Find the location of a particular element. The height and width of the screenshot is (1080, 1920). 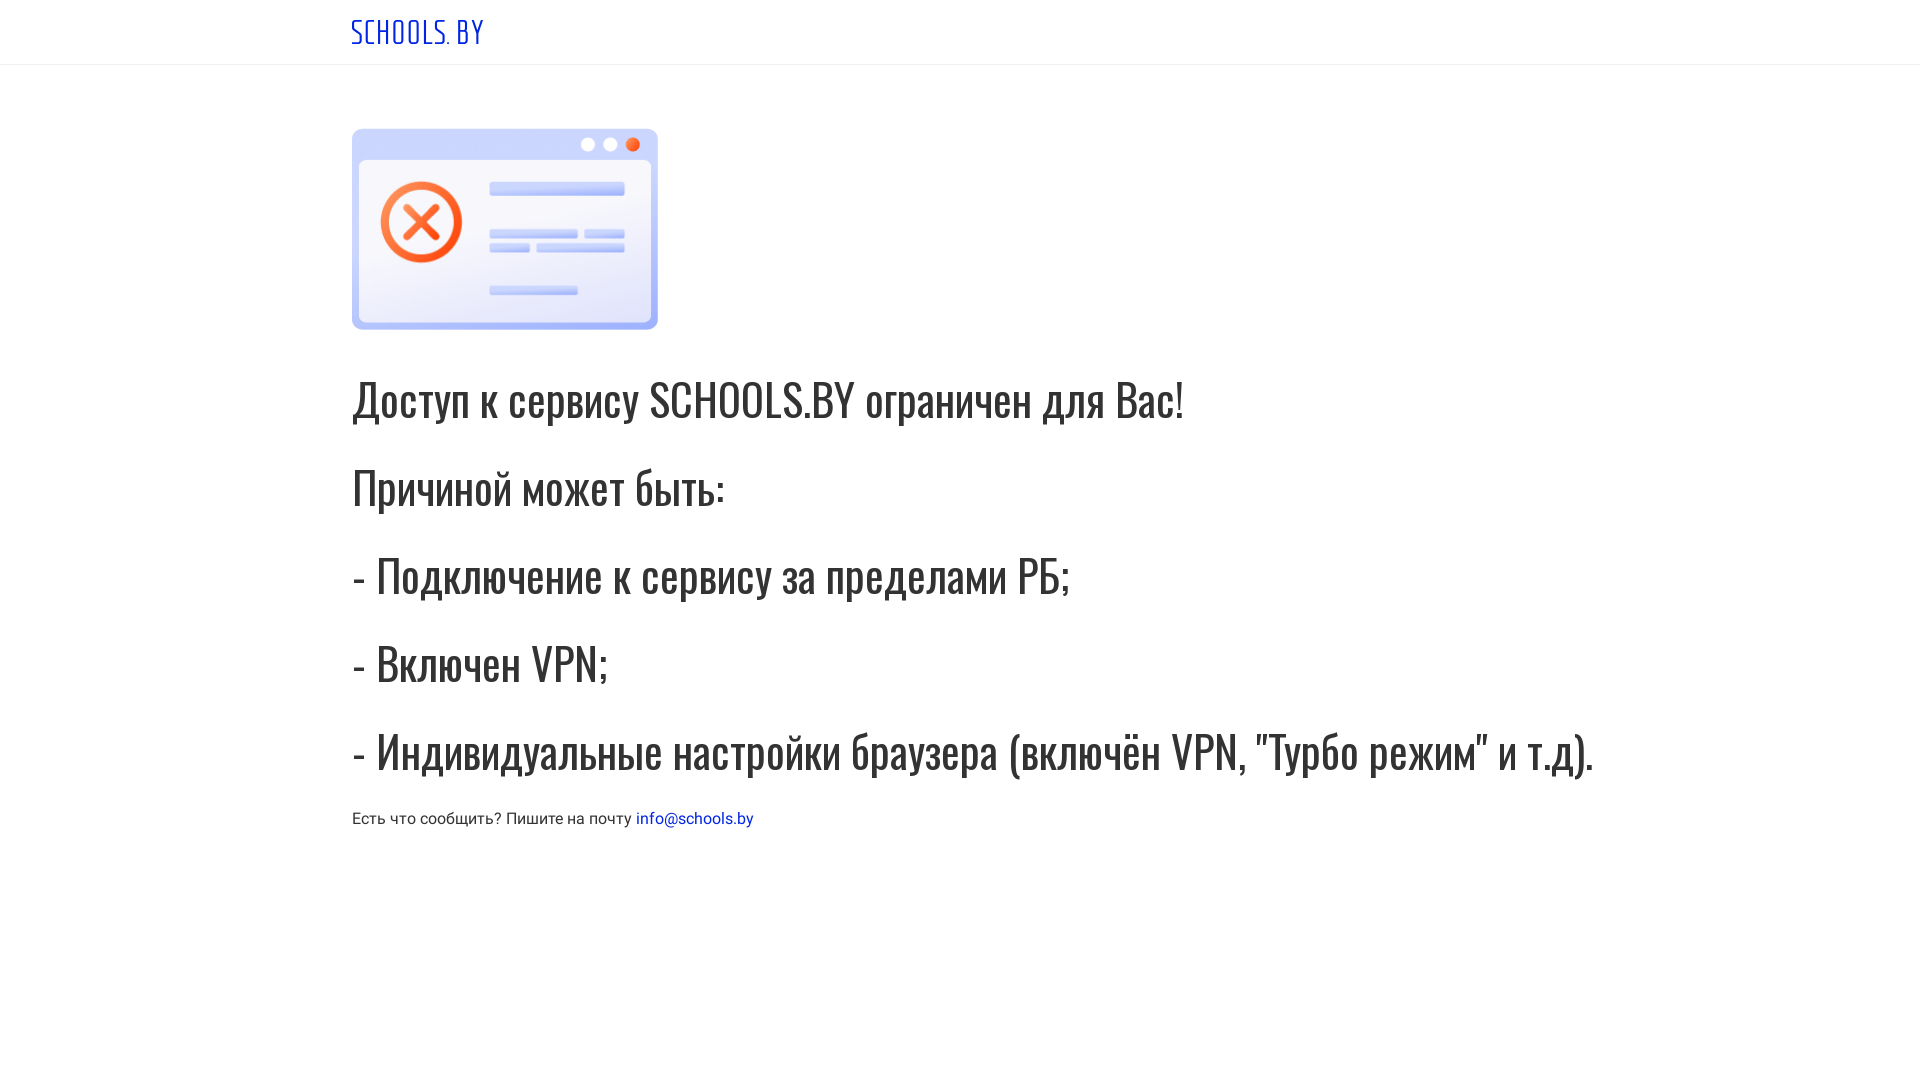

'info@schools.by' is located at coordinates (634, 818).